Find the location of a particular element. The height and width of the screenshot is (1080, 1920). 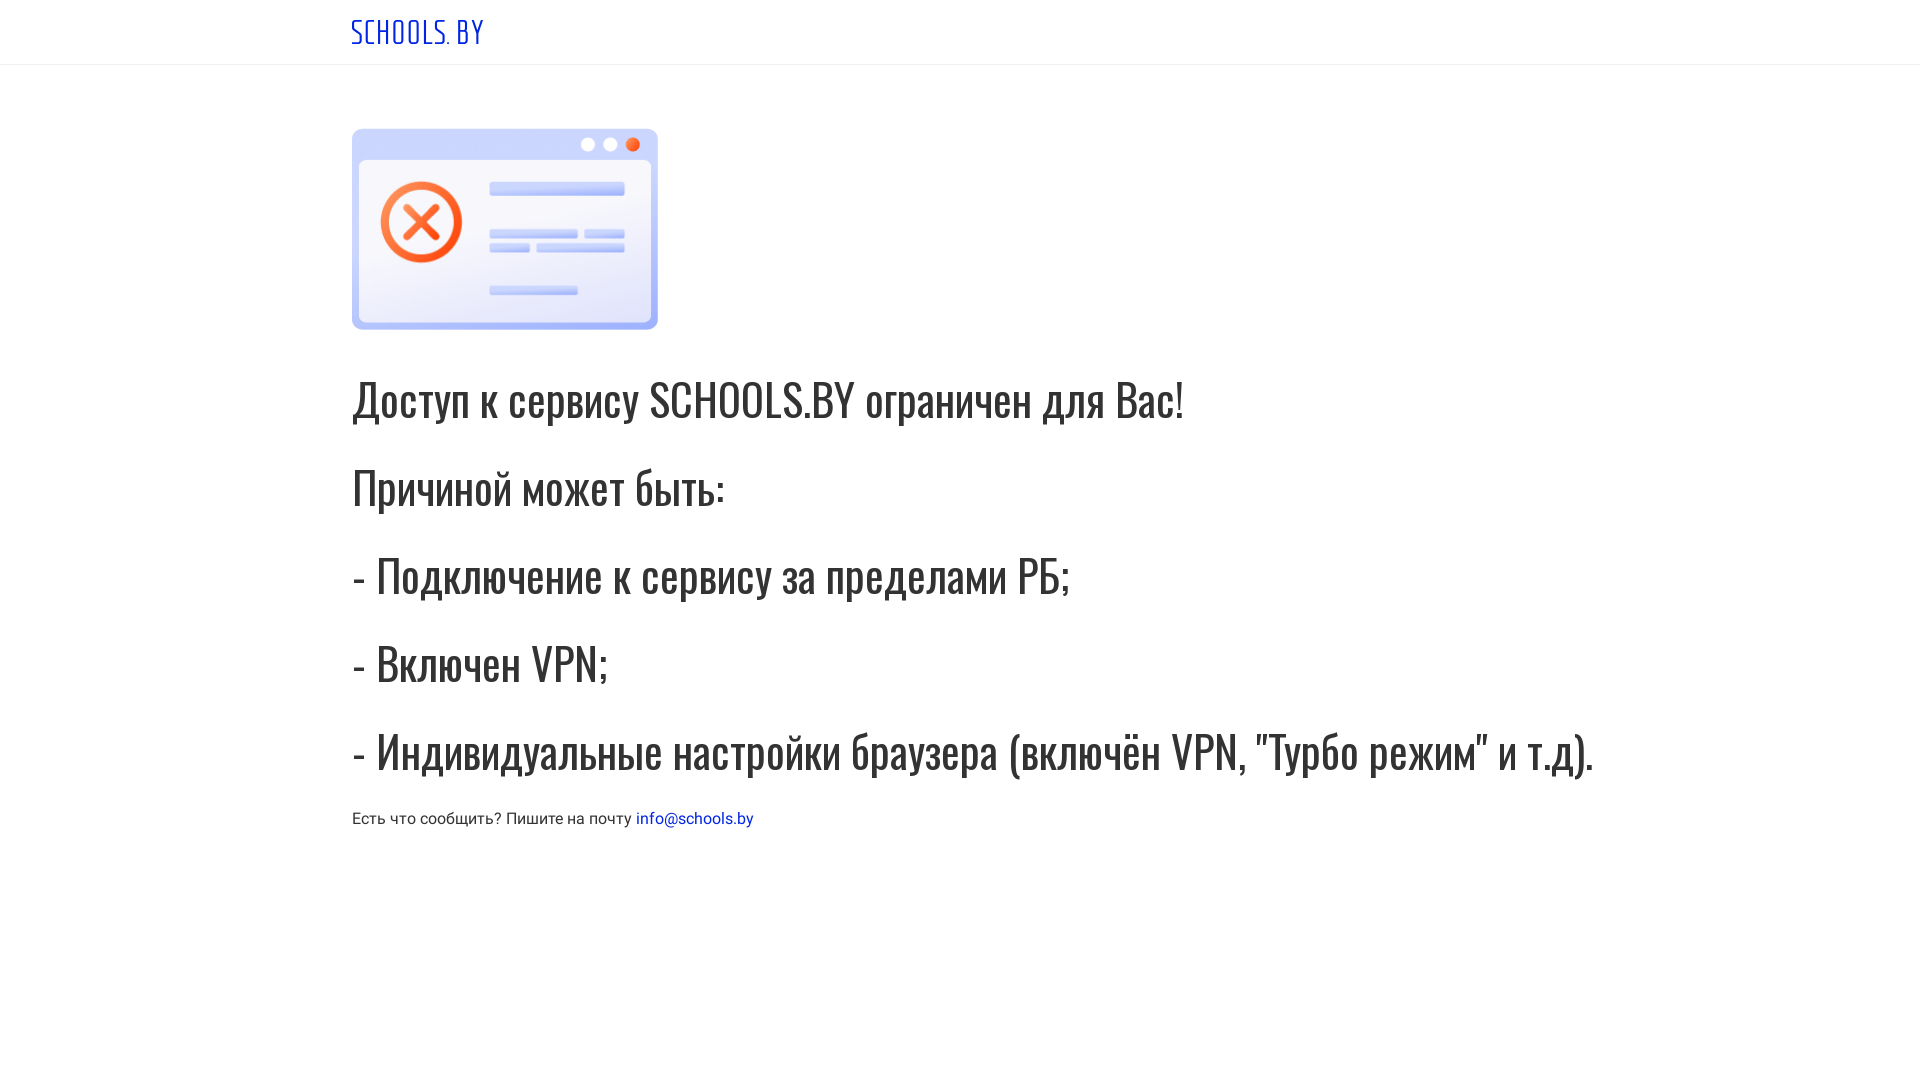

'info@schools.by' is located at coordinates (634, 818).